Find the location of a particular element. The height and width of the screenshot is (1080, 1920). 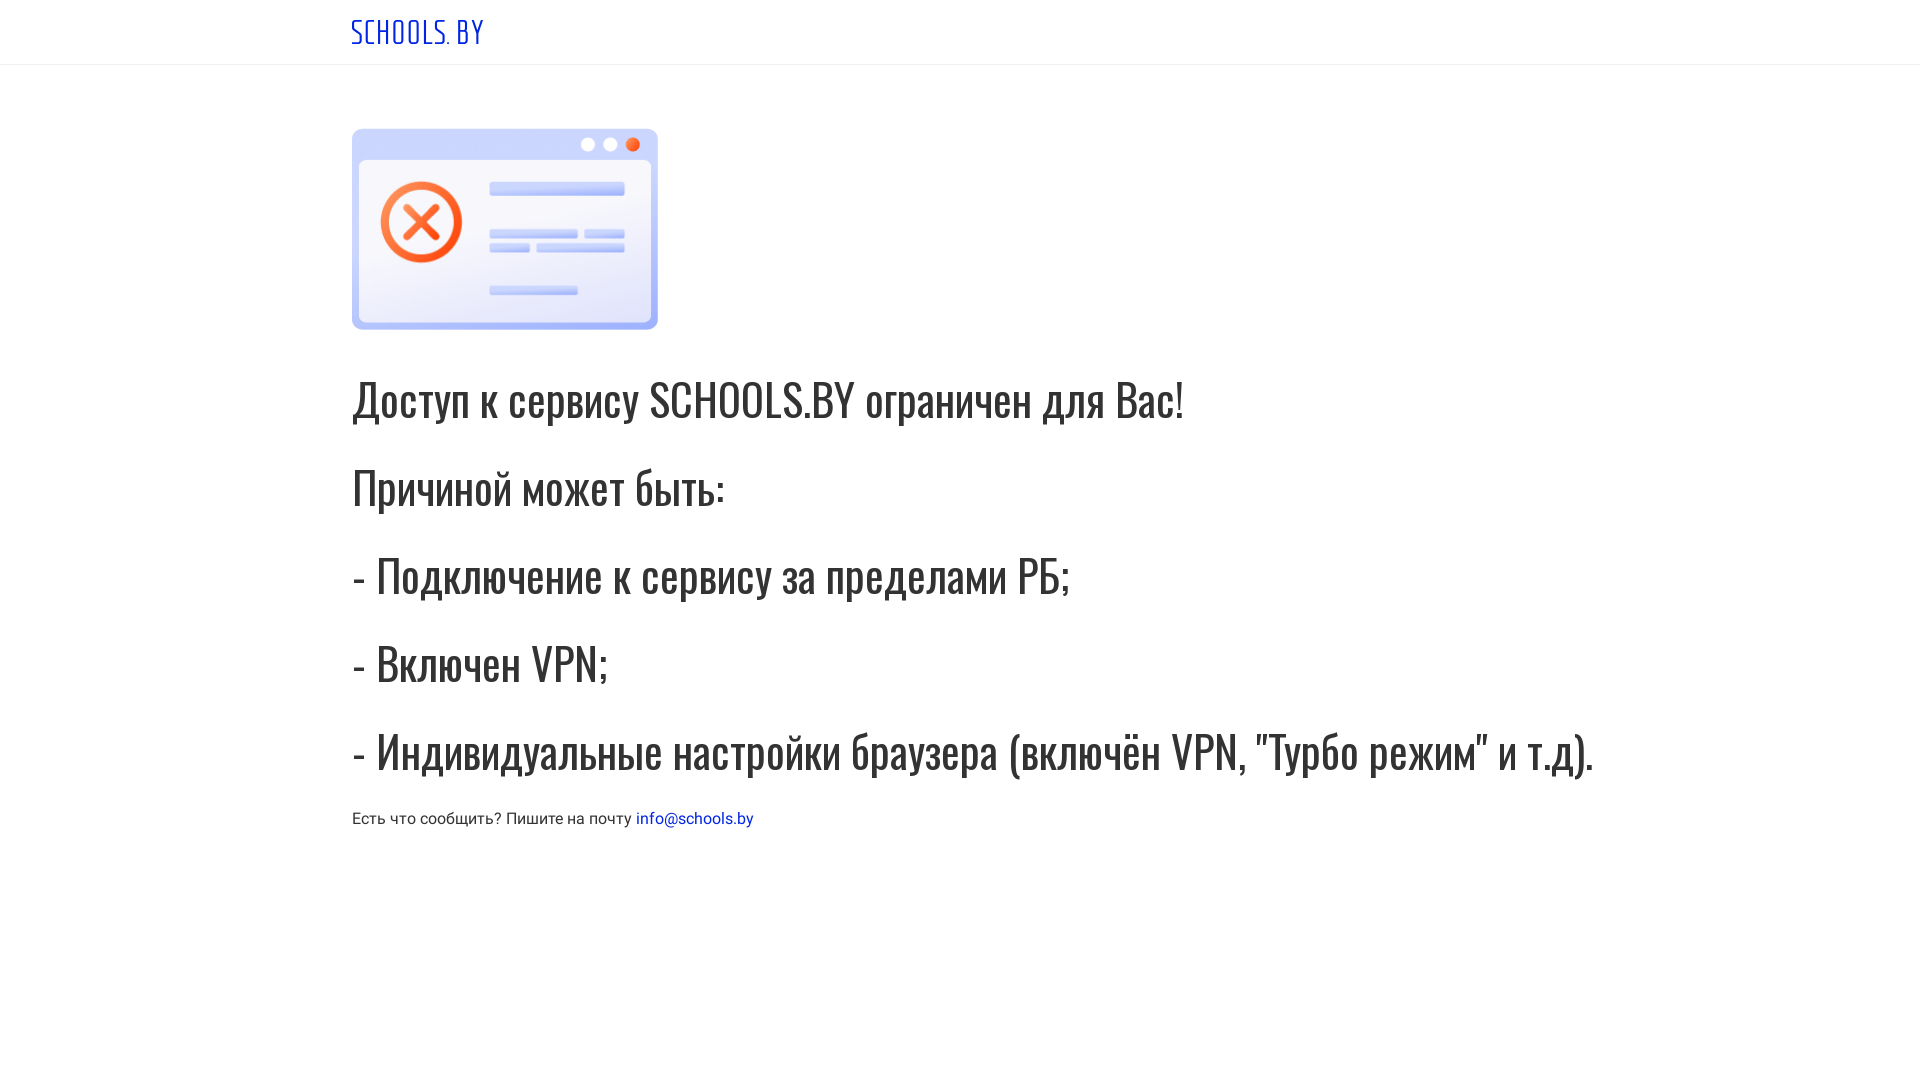

'info@schools.by' is located at coordinates (634, 818).